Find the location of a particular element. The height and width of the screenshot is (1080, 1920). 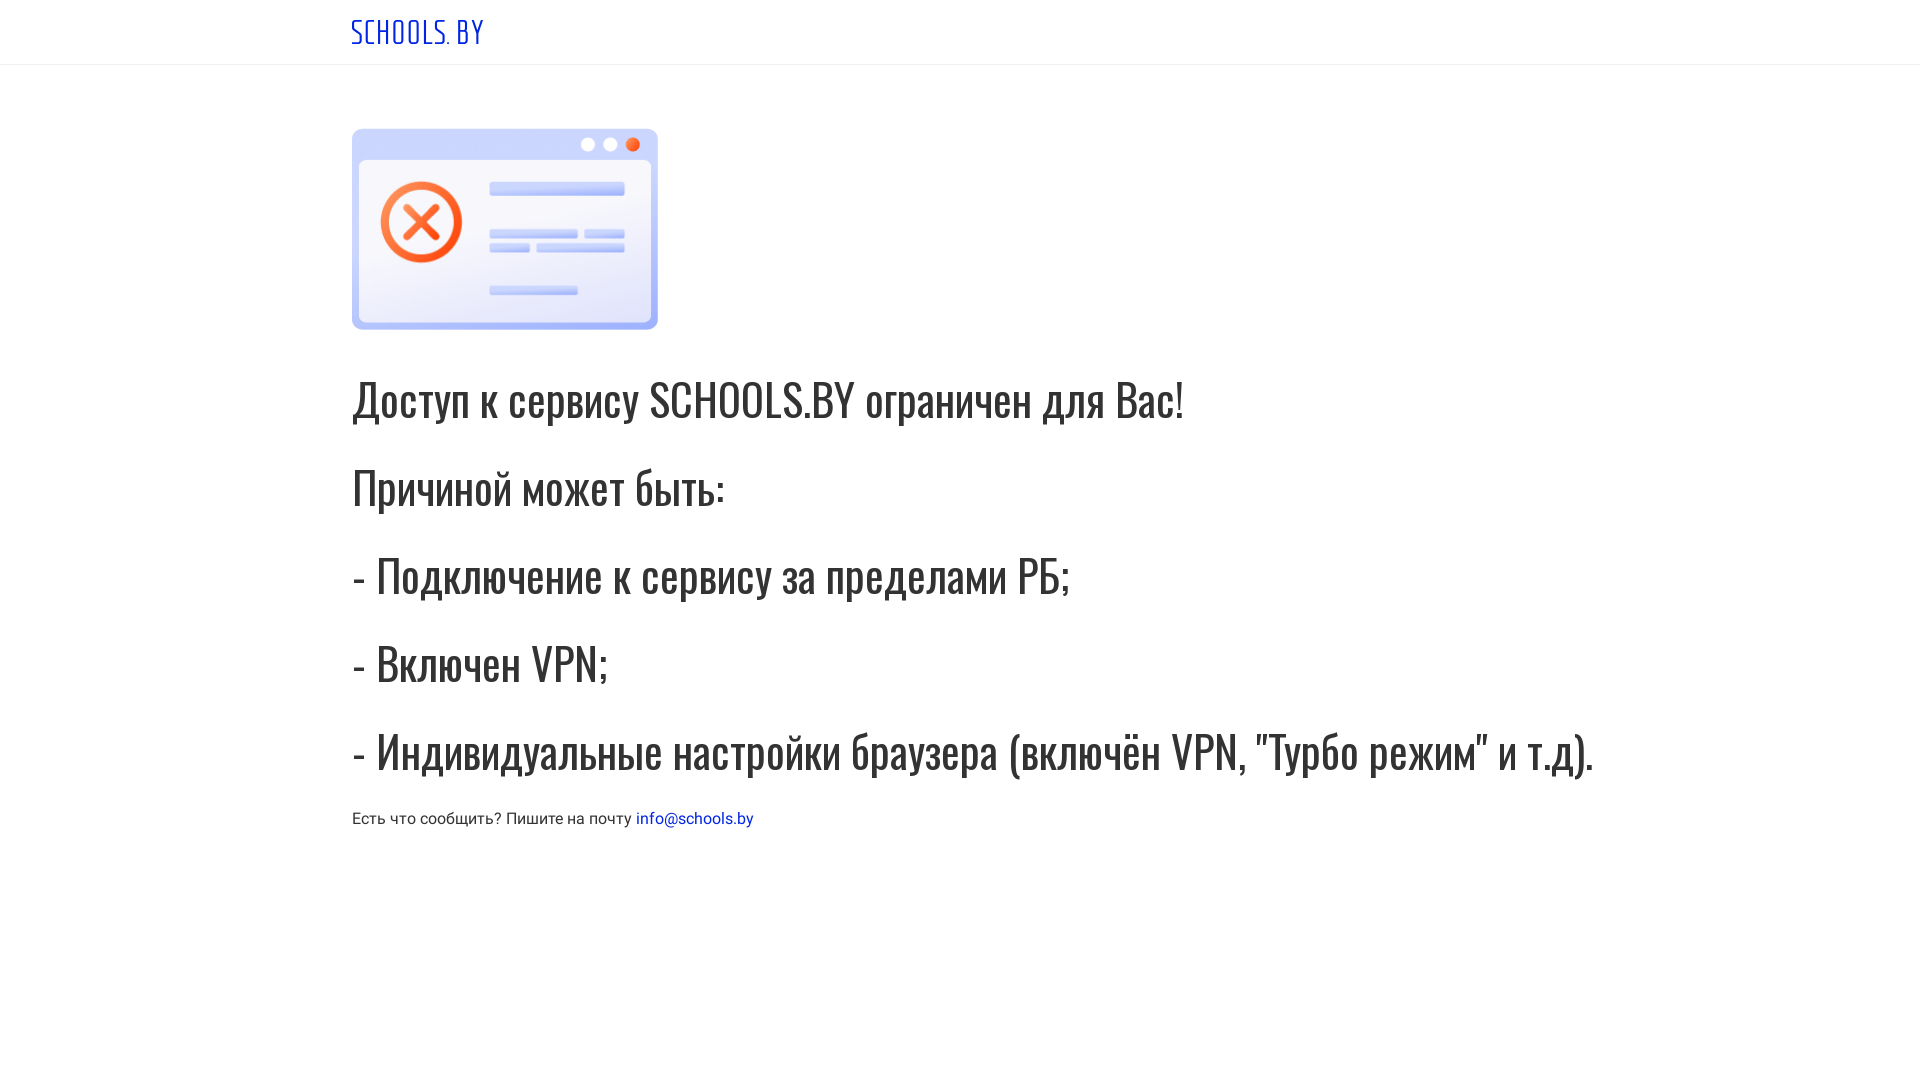

'info@schools.by' is located at coordinates (634, 818).